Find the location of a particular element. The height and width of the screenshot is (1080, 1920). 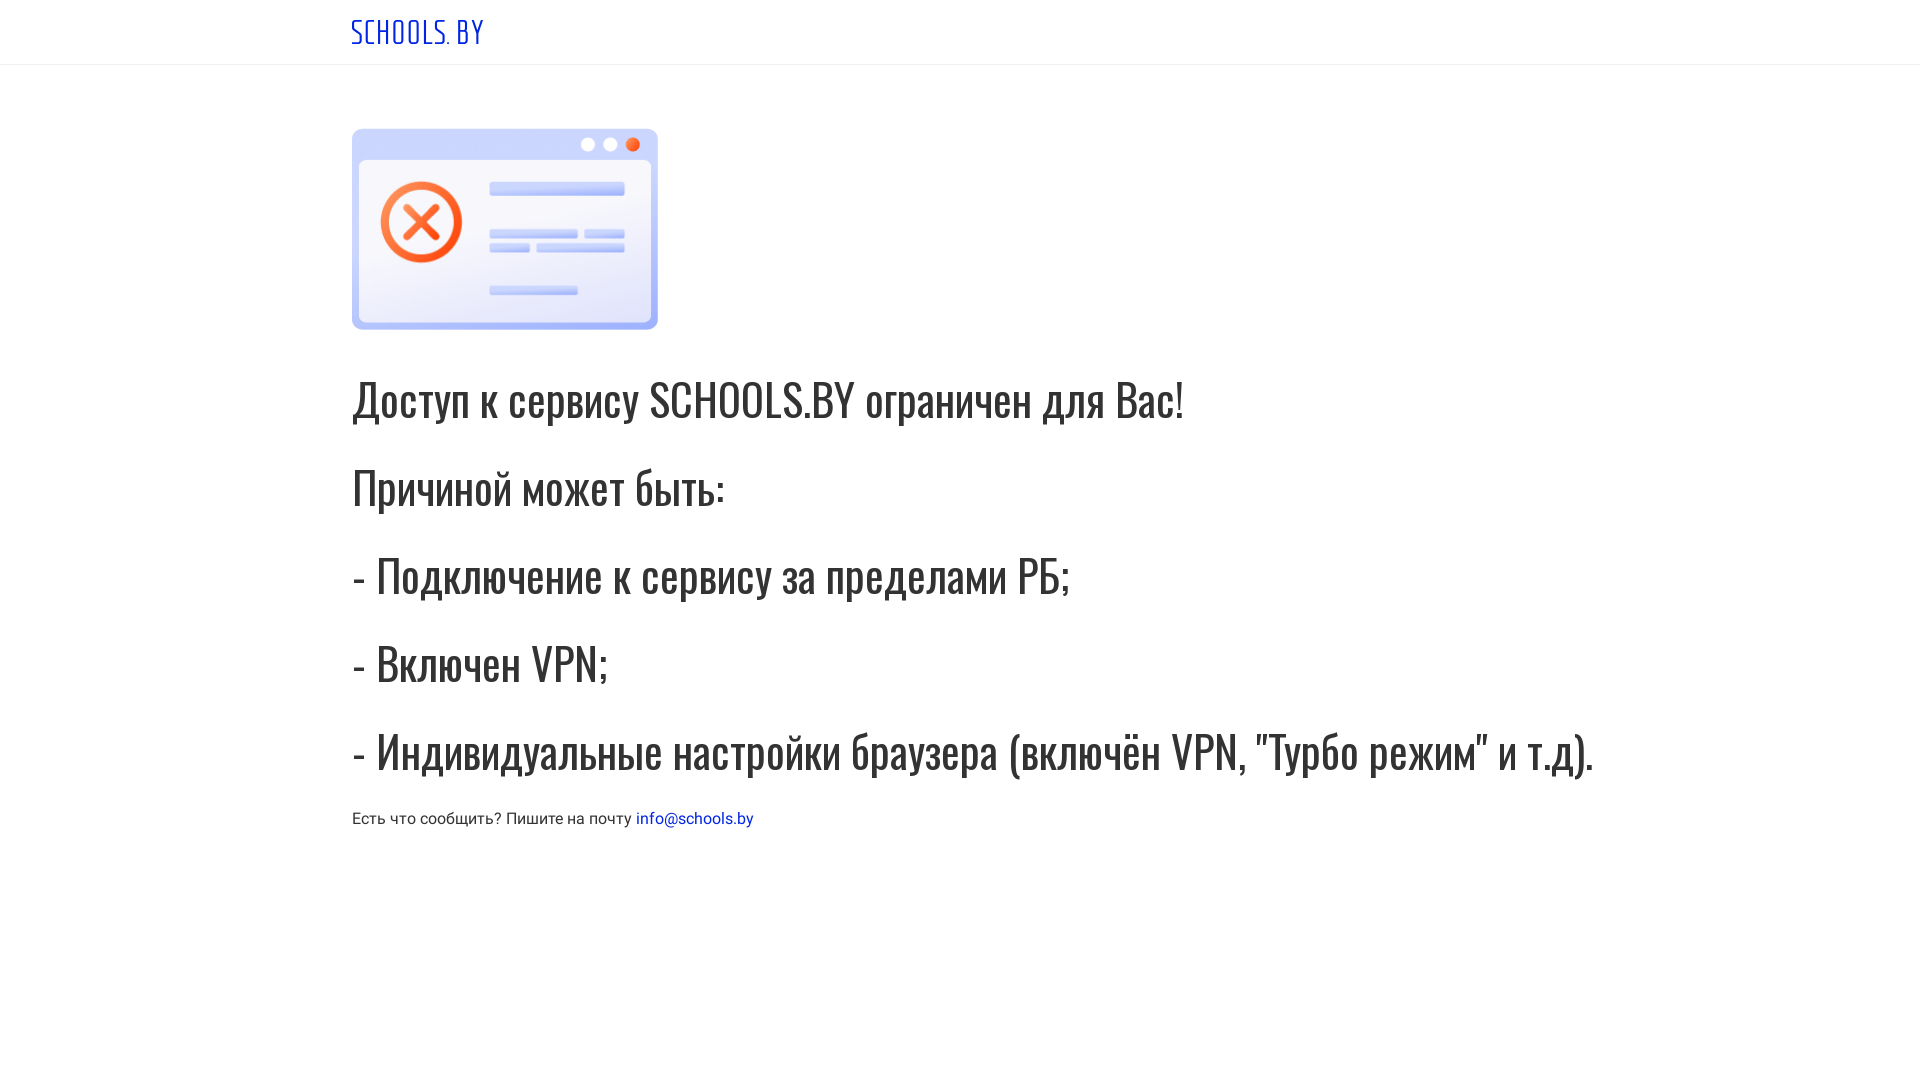

'info@schools.by' is located at coordinates (634, 818).